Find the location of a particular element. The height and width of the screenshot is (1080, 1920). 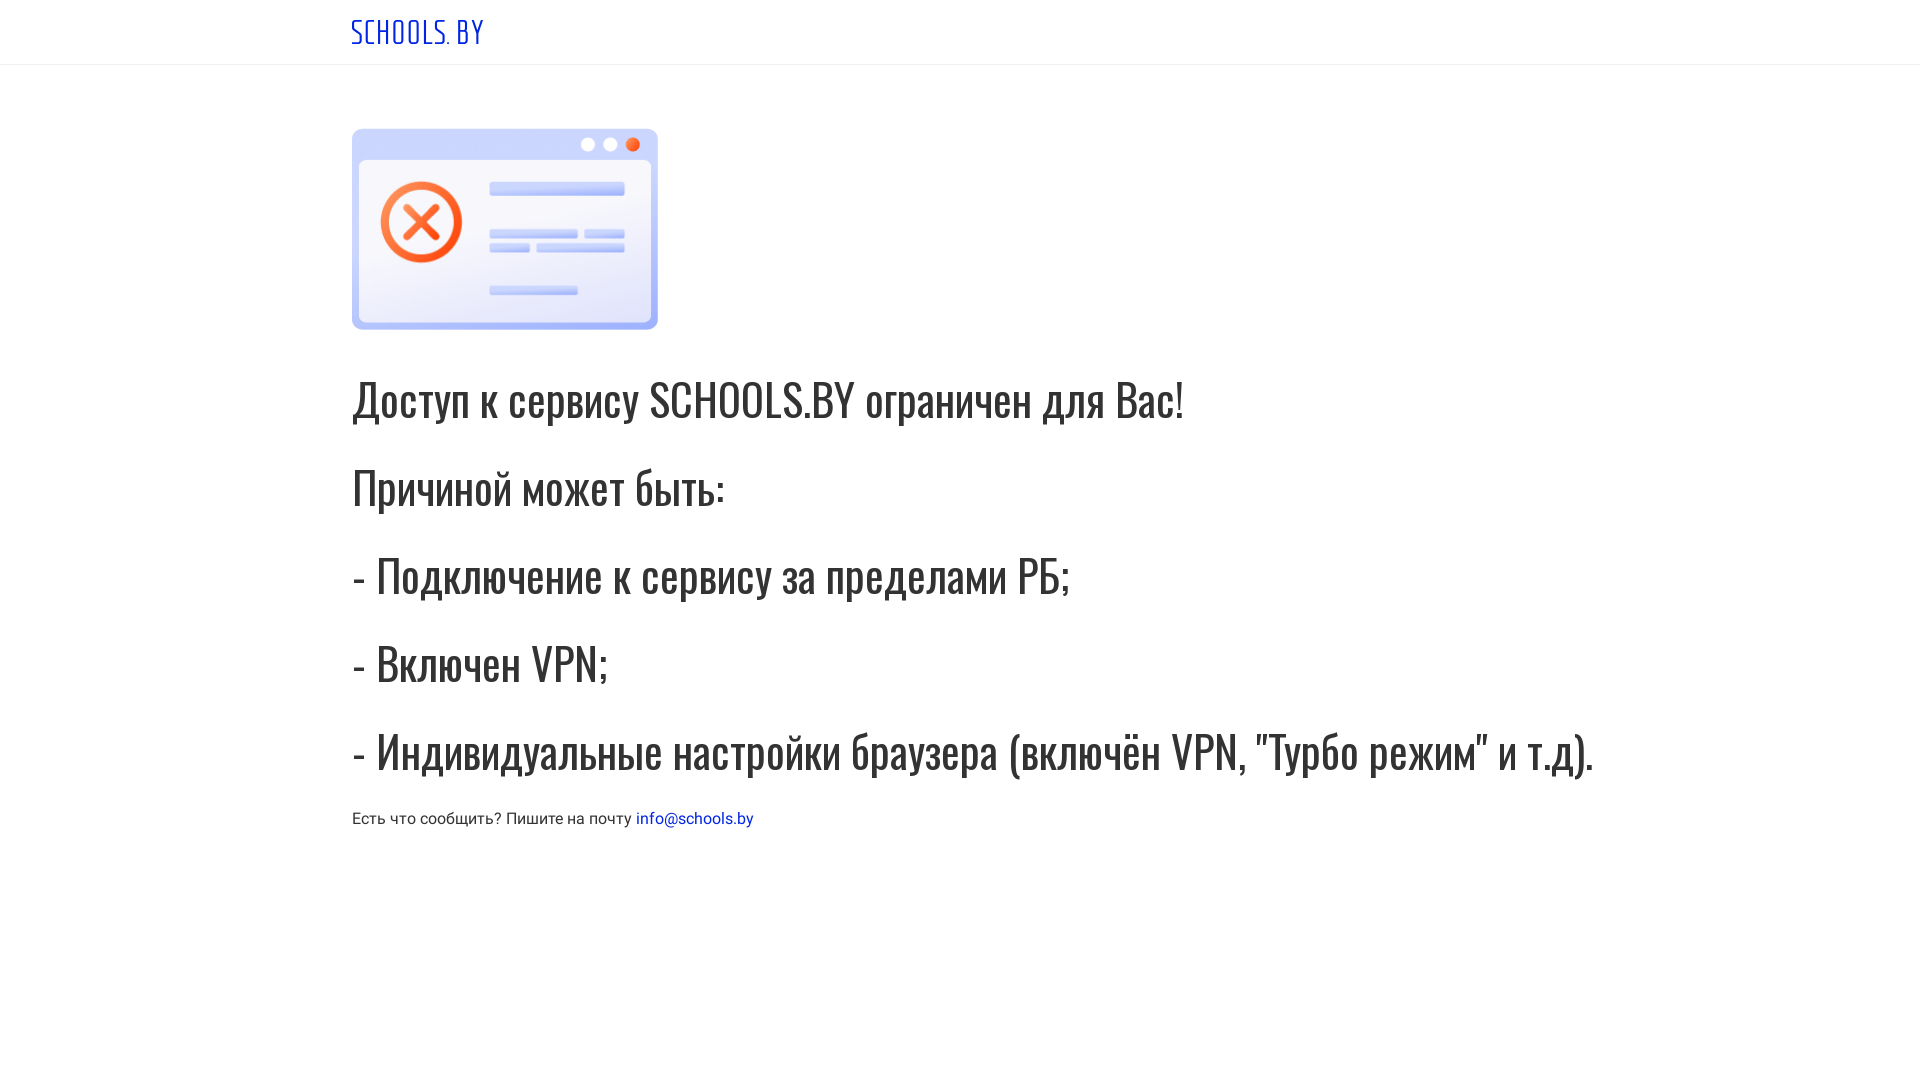

'info@schools.by' is located at coordinates (634, 818).